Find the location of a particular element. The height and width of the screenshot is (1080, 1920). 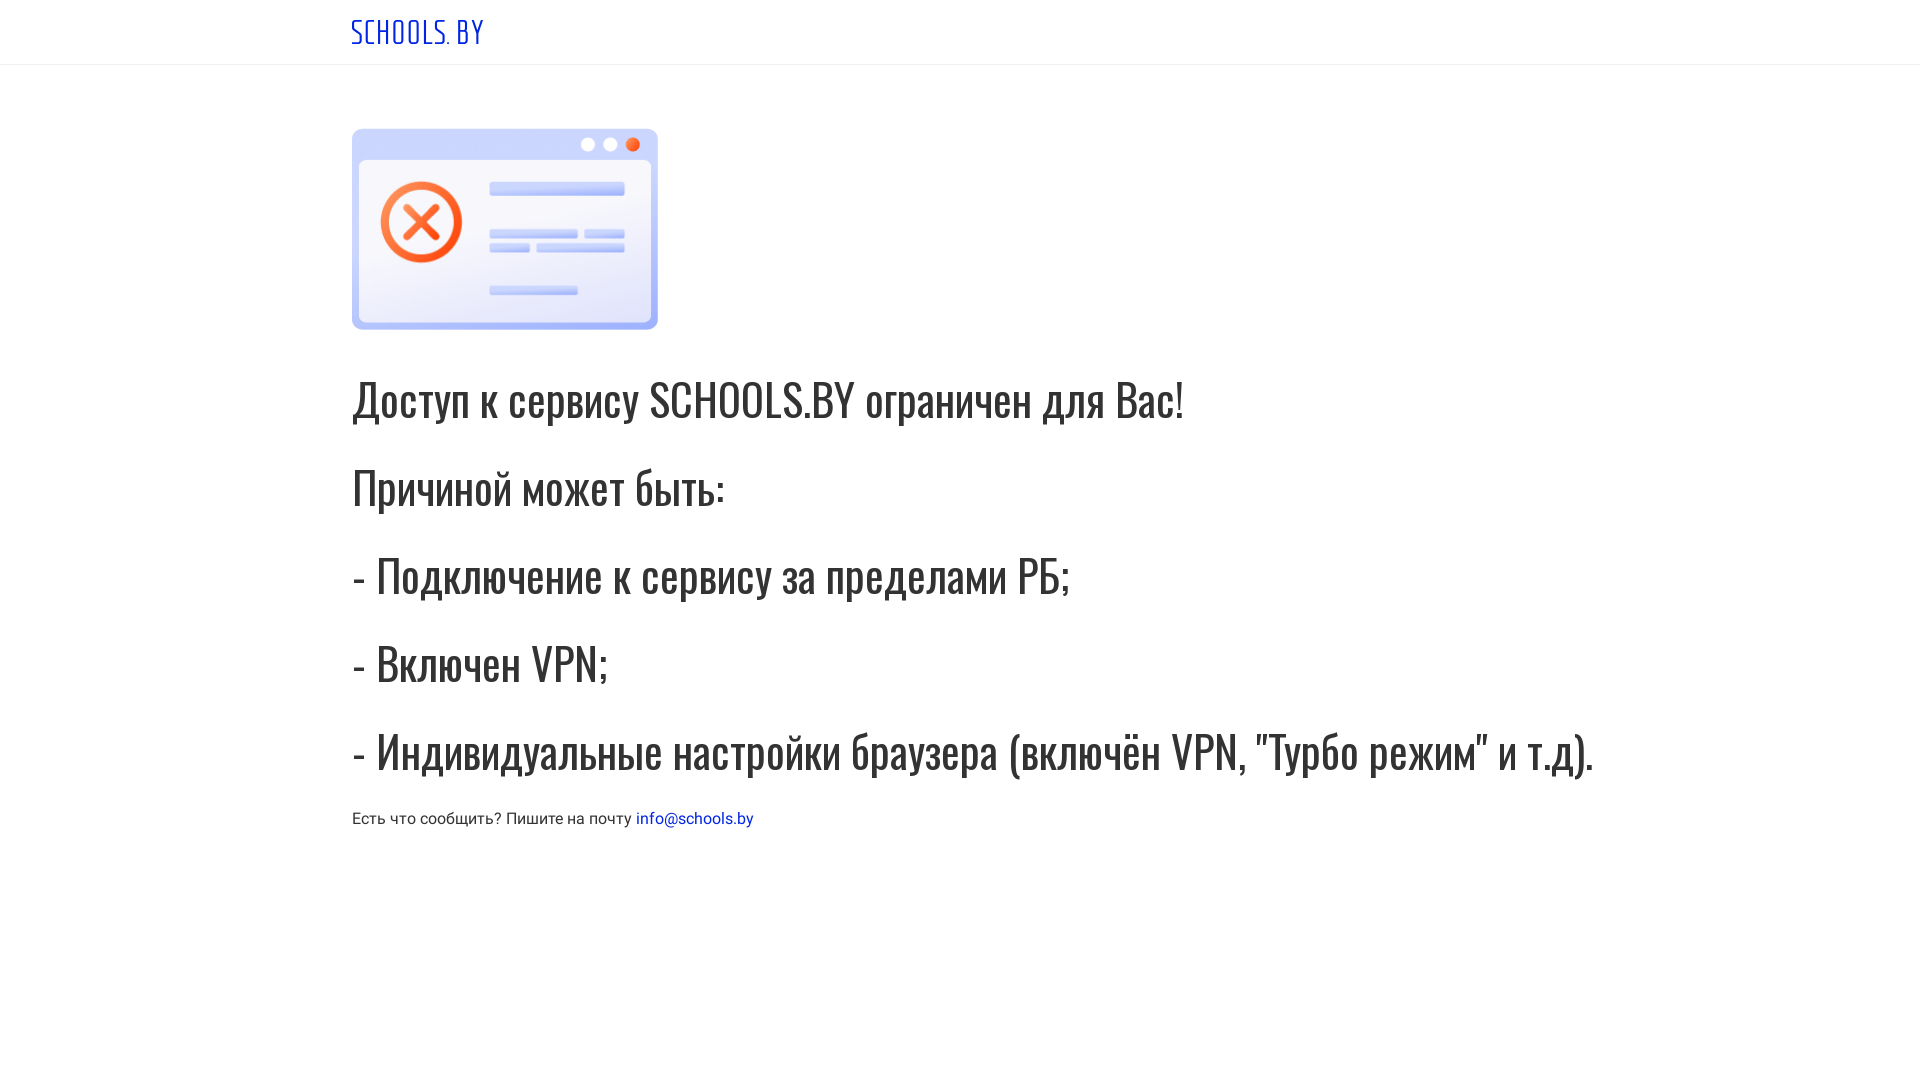

'info@schools.by' is located at coordinates (634, 818).